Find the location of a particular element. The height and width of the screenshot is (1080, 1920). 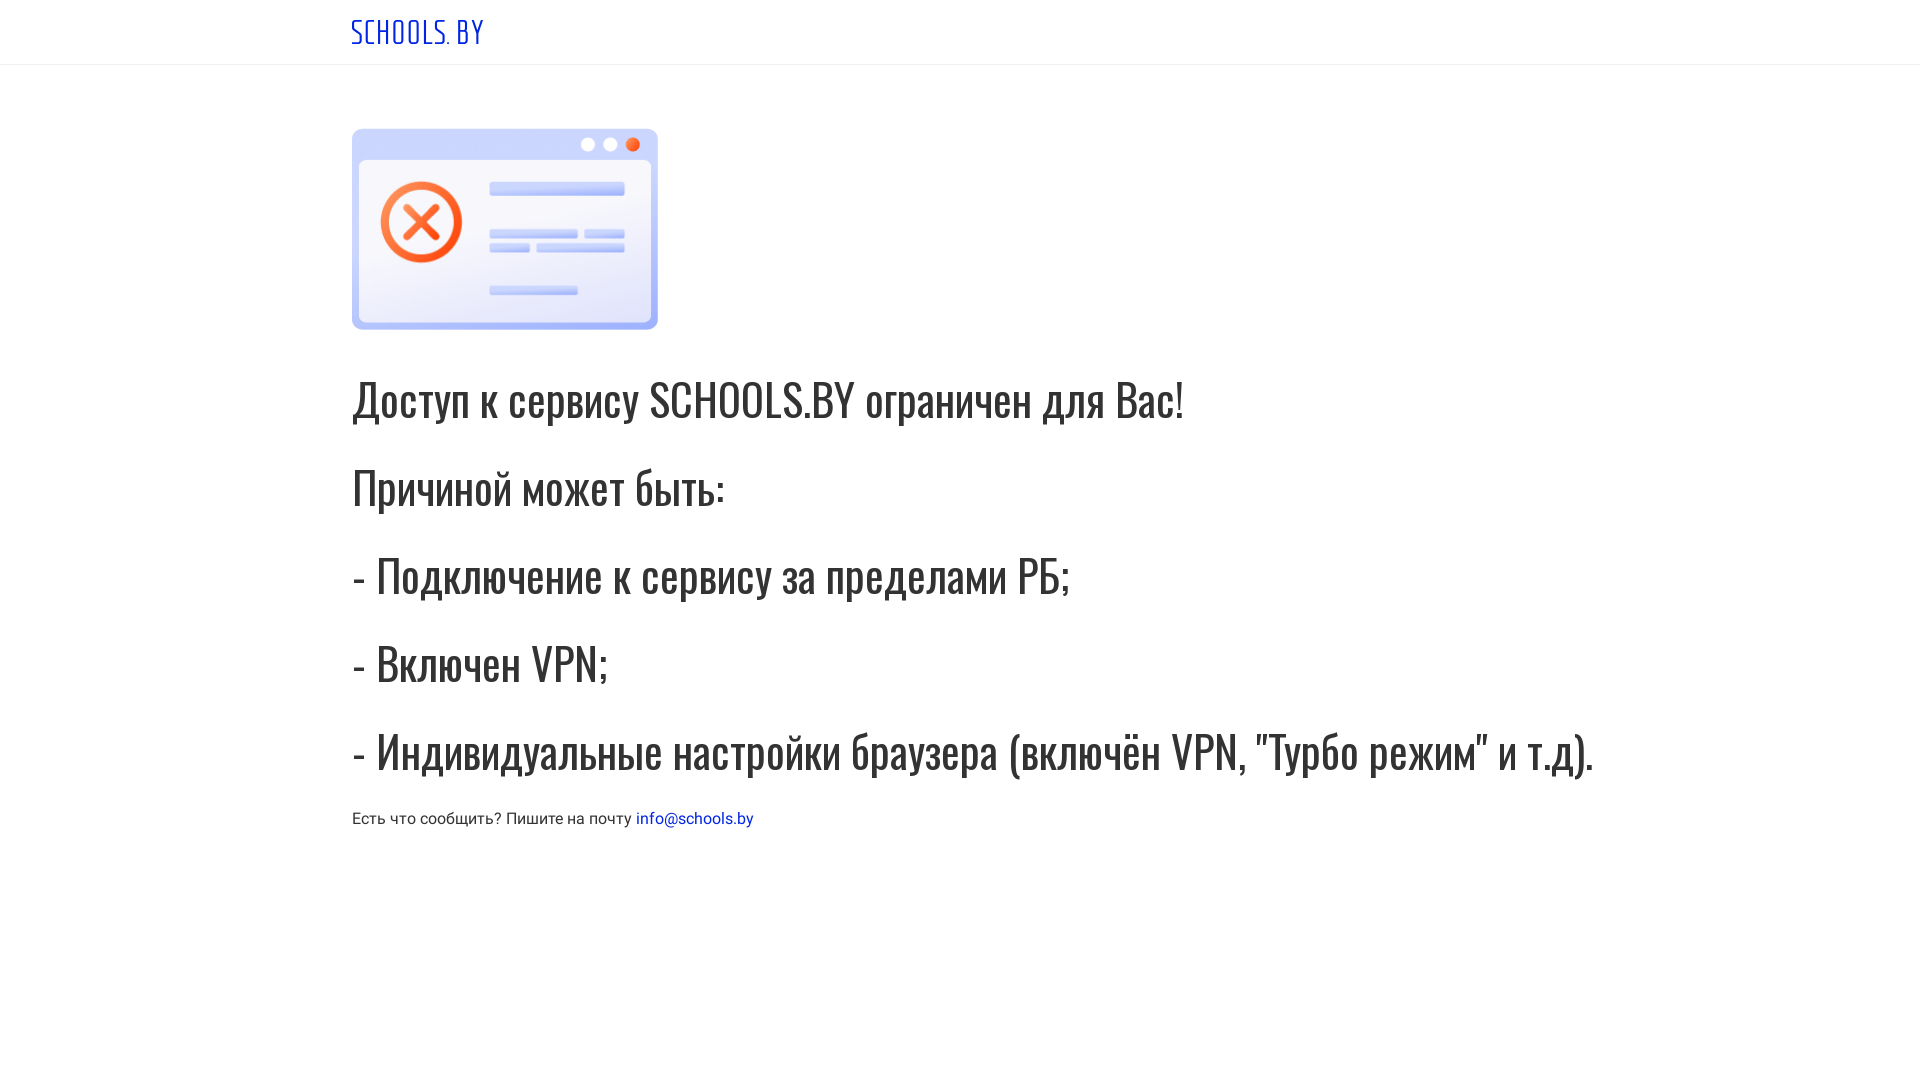

'info@schools.by' is located at coordinates (634, 818).